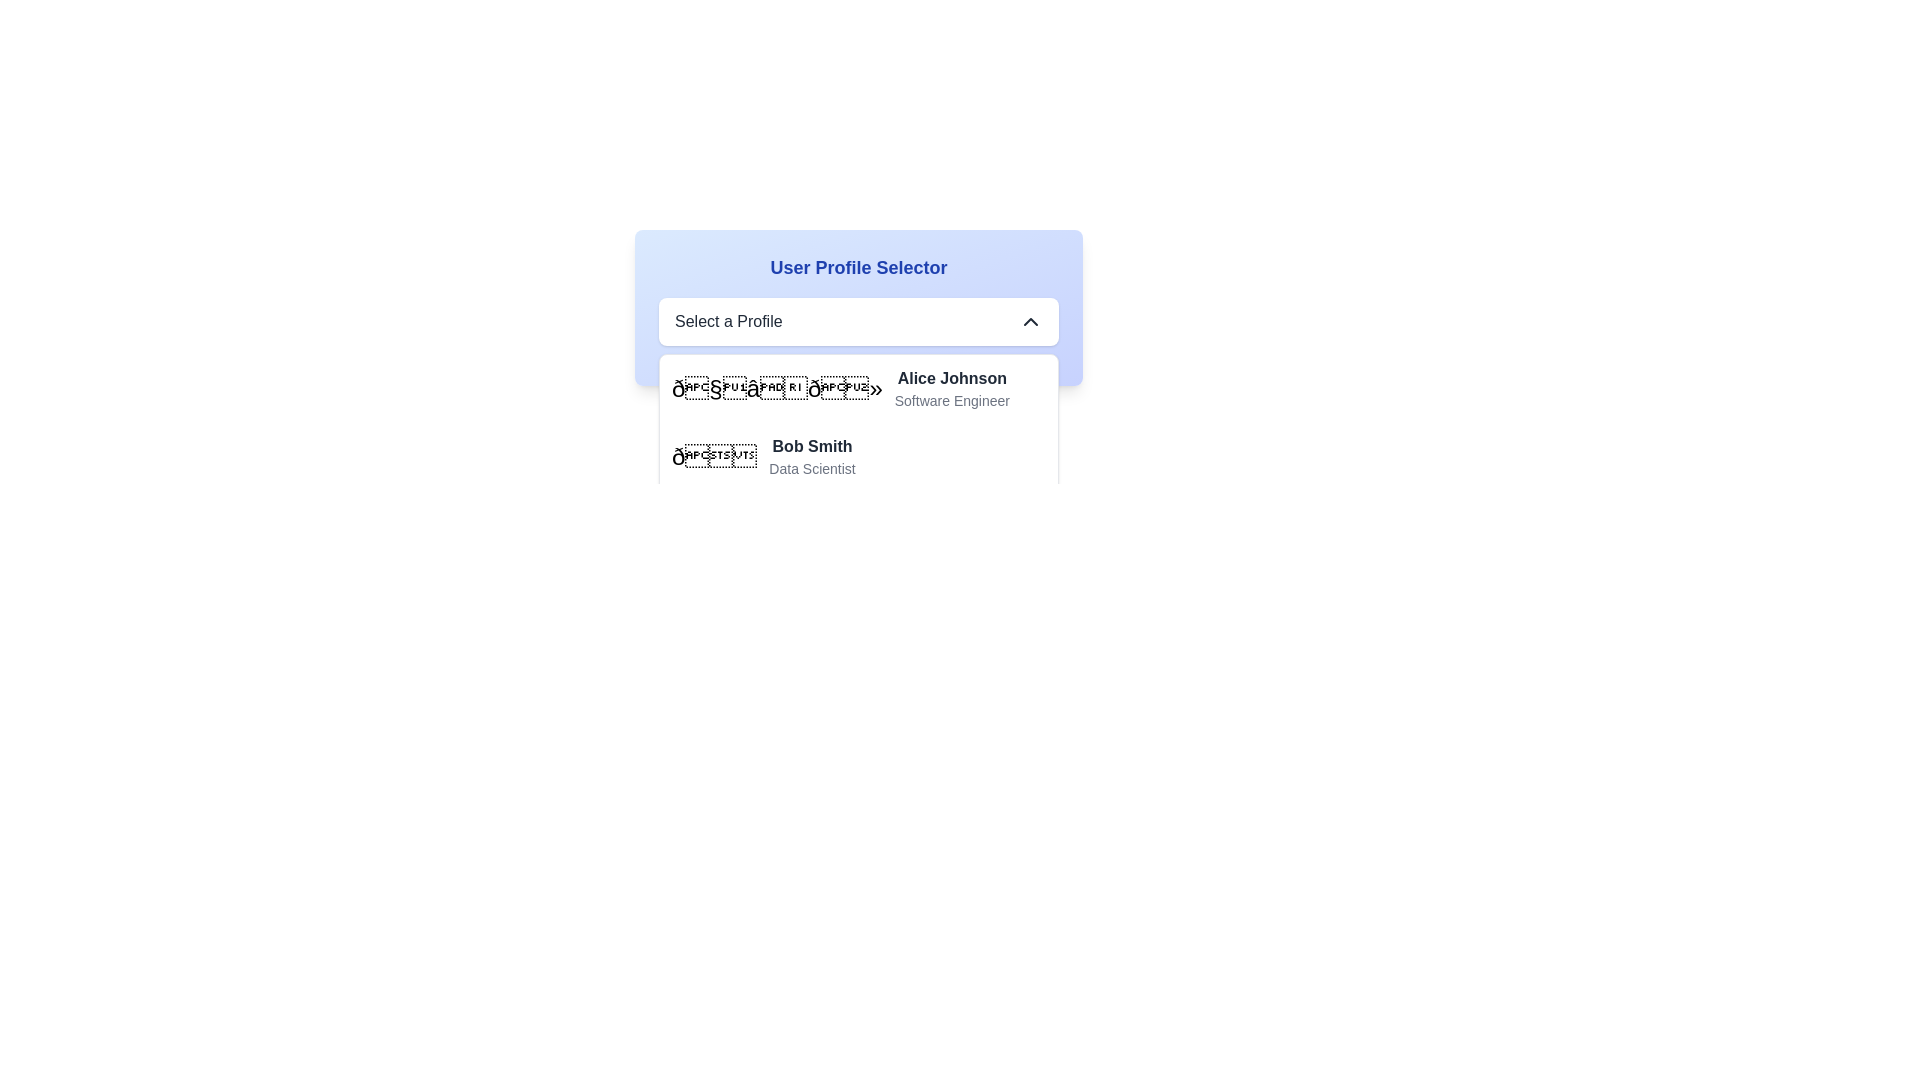 Image resolution: width=1920 pixels, height=1080 pixels. What do you see at coordinates (1031, 320) in the screenshot?
I see `the icon button located to the far right of the 'Select a Profile' bar` at bounding box center [1031, 320].